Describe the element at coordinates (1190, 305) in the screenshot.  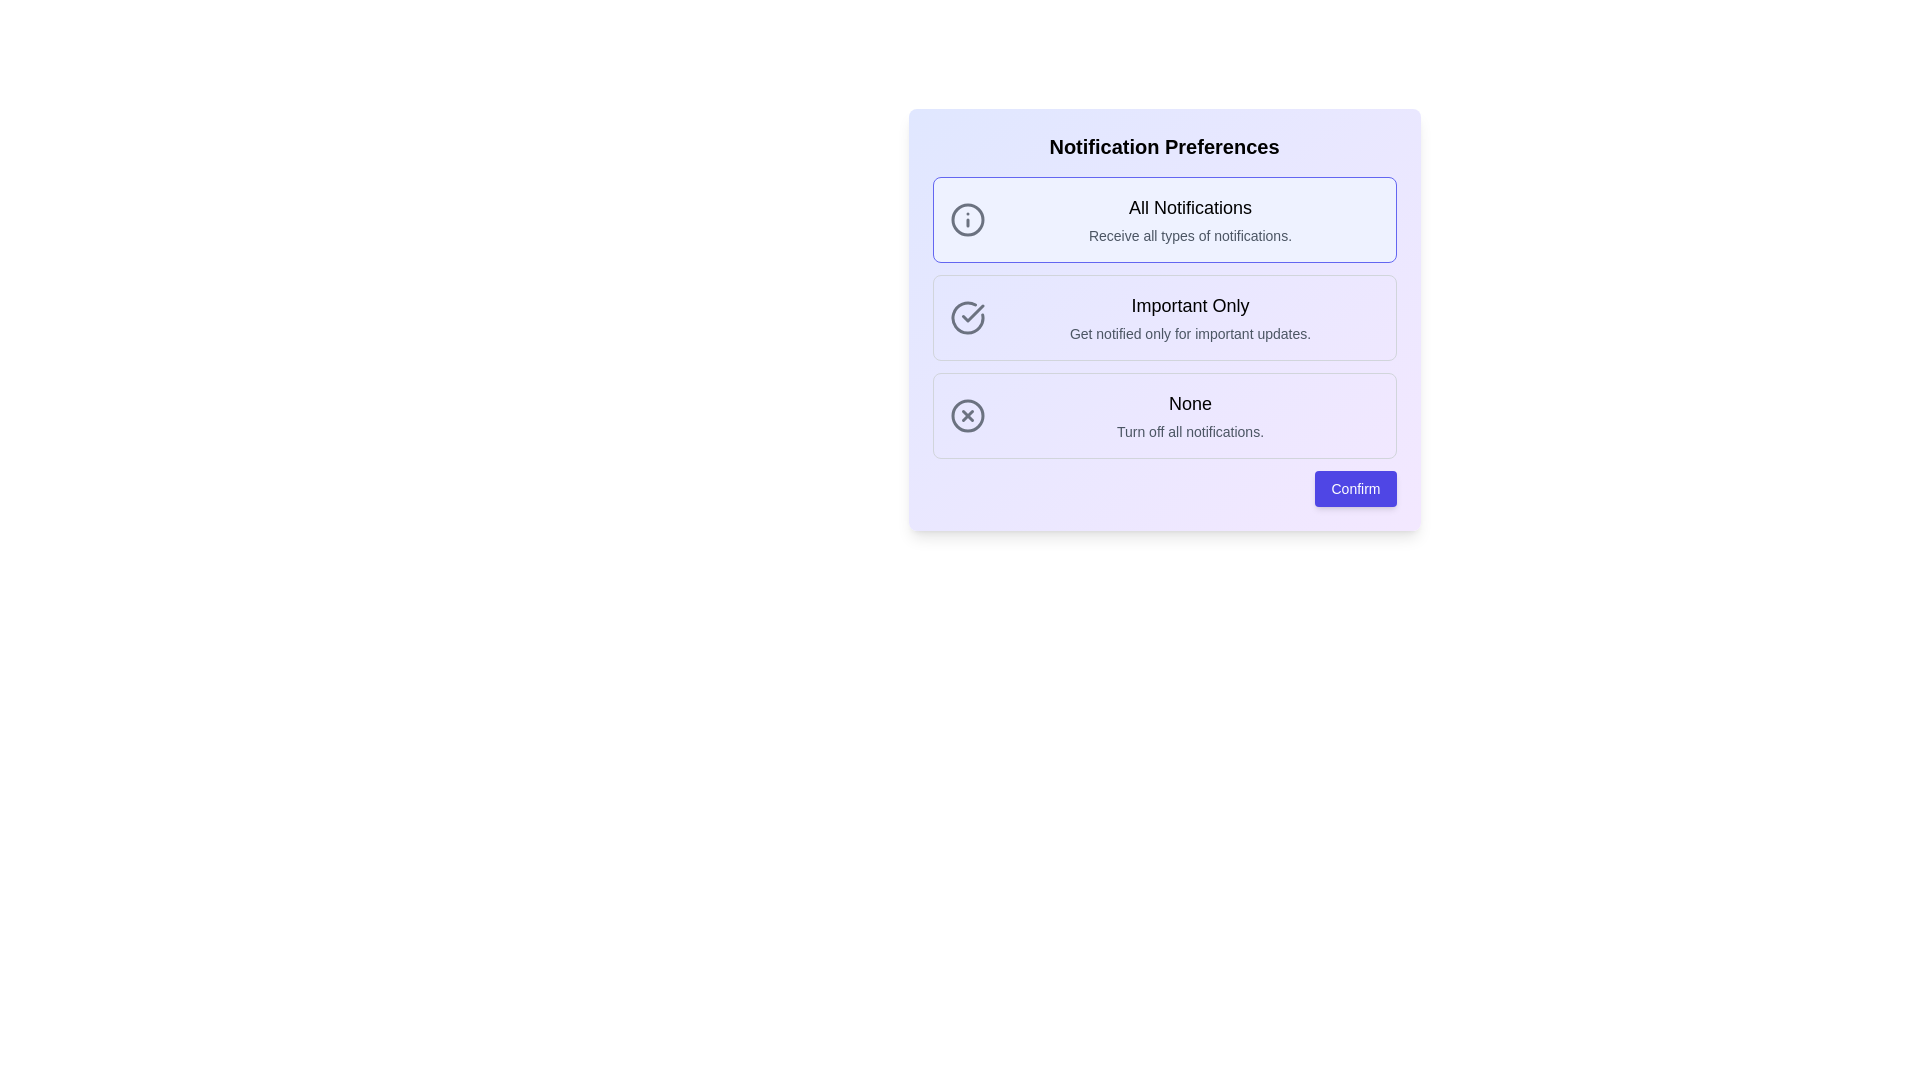
I see `the bold text label 'Important Only', which is prominently displayed above the description 'Get notified only for important updates' in the notification preferences section` at that location.